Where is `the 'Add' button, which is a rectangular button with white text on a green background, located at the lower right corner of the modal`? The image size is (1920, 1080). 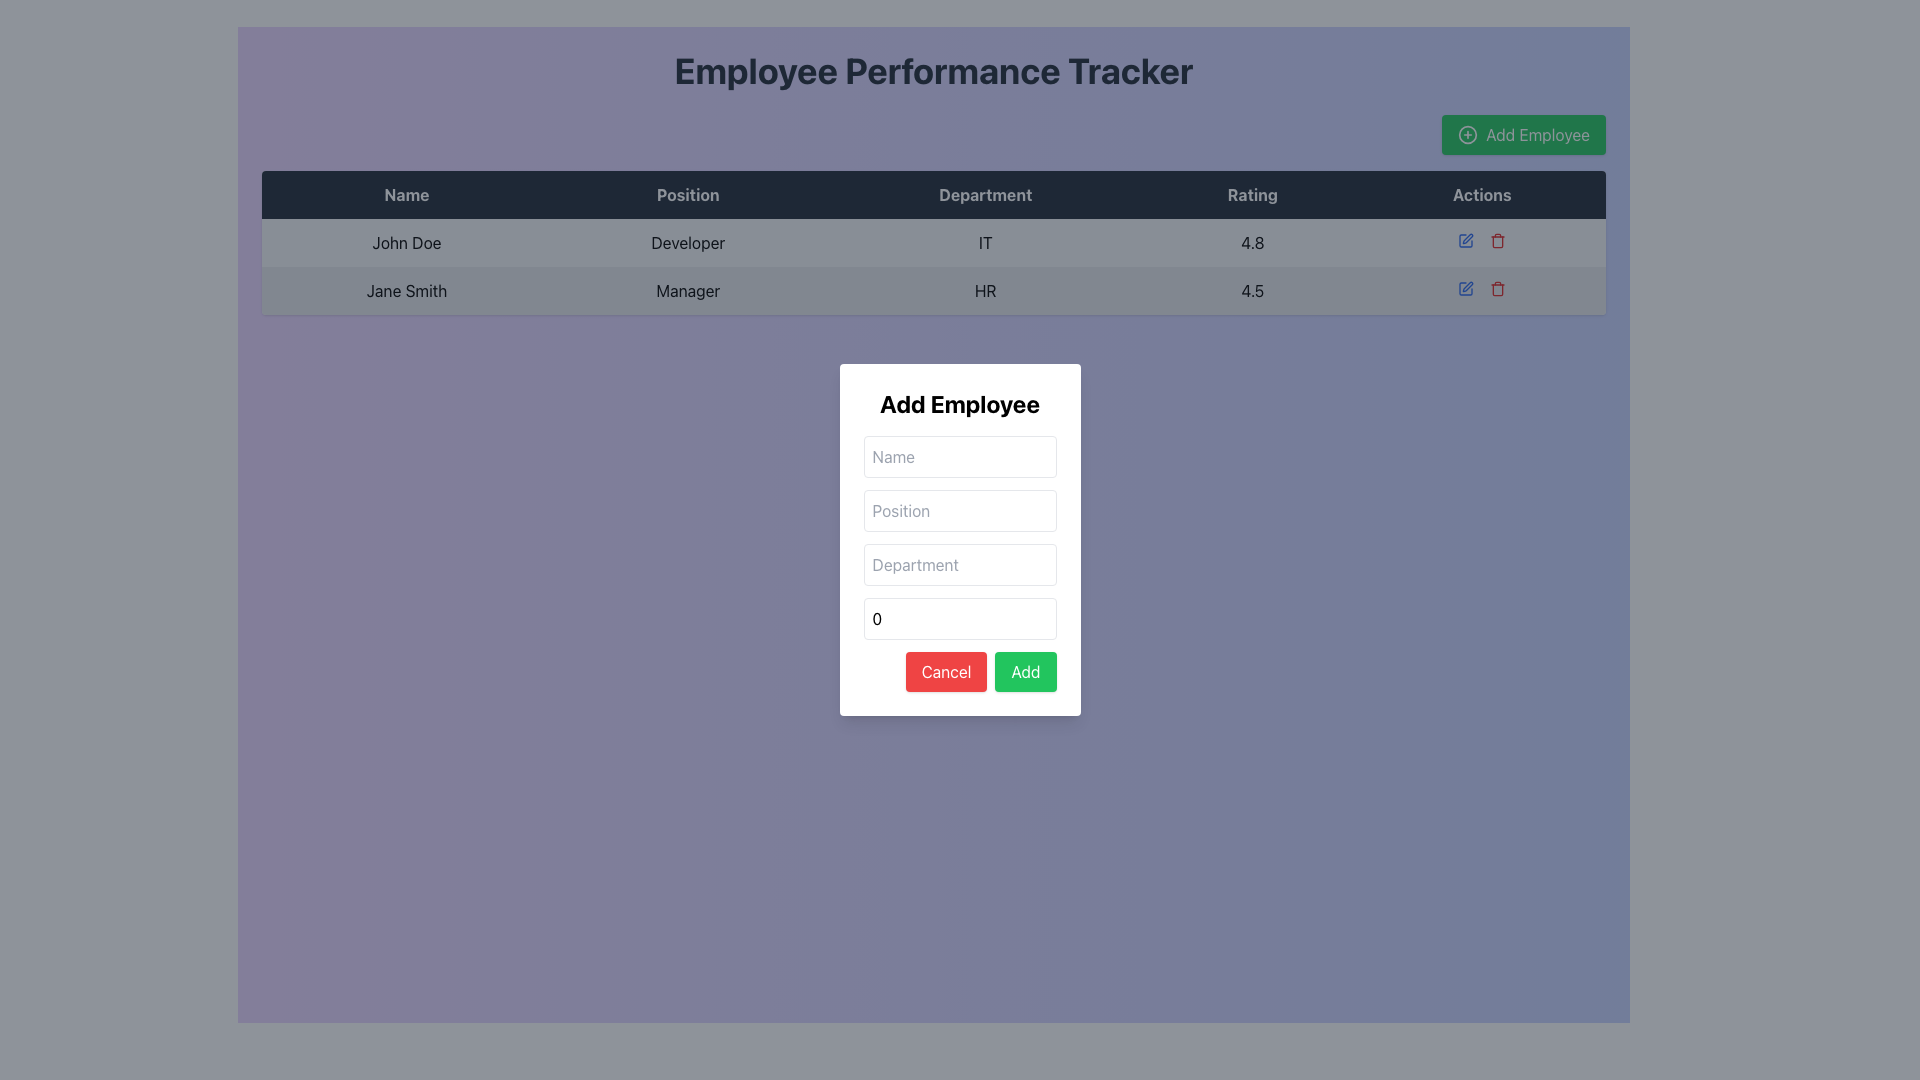
the 'Add' button, which is a rectangular button with white text on a green background, located at the lower right corner of the modal is located at coordinates (1026, 671).